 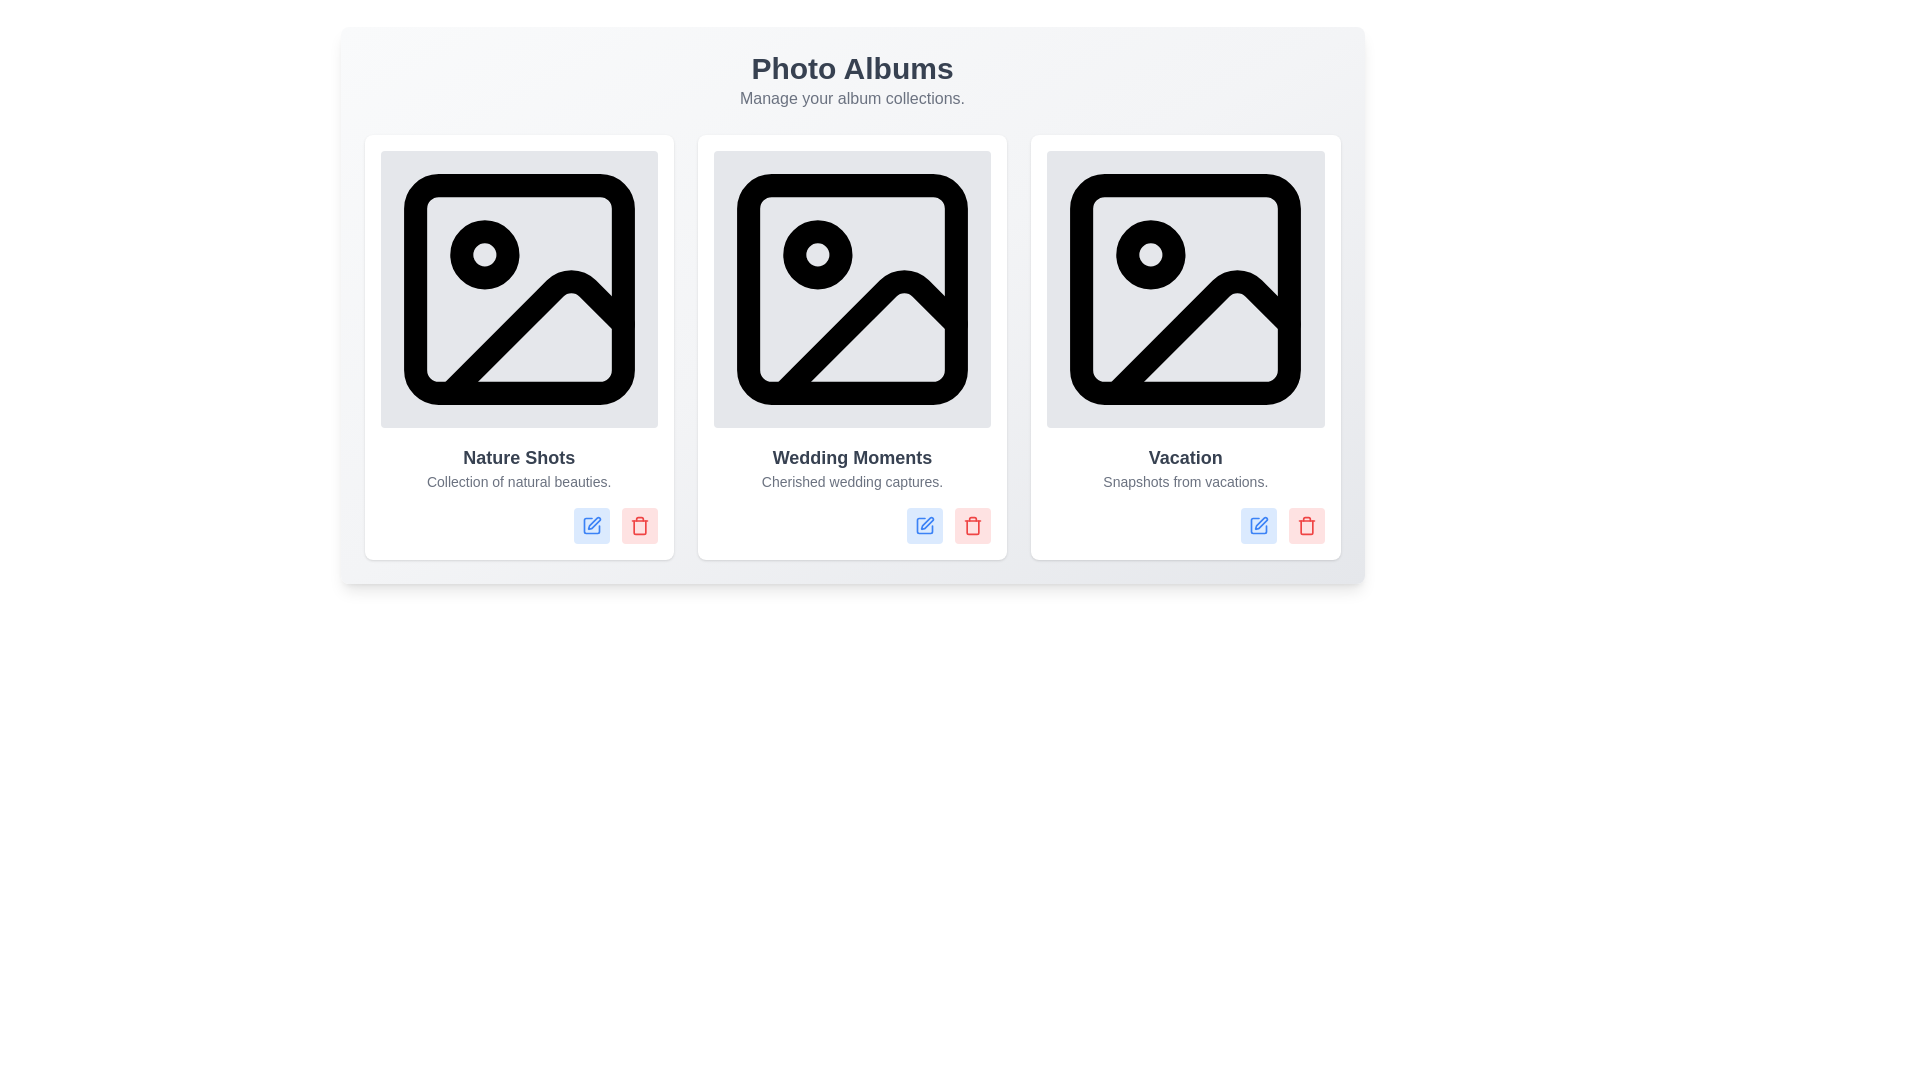 What do you see at coordinates (1306, 525) in the screenshot?
I see `delete button for the album named Vacation` at bounding box center [1306, 525].